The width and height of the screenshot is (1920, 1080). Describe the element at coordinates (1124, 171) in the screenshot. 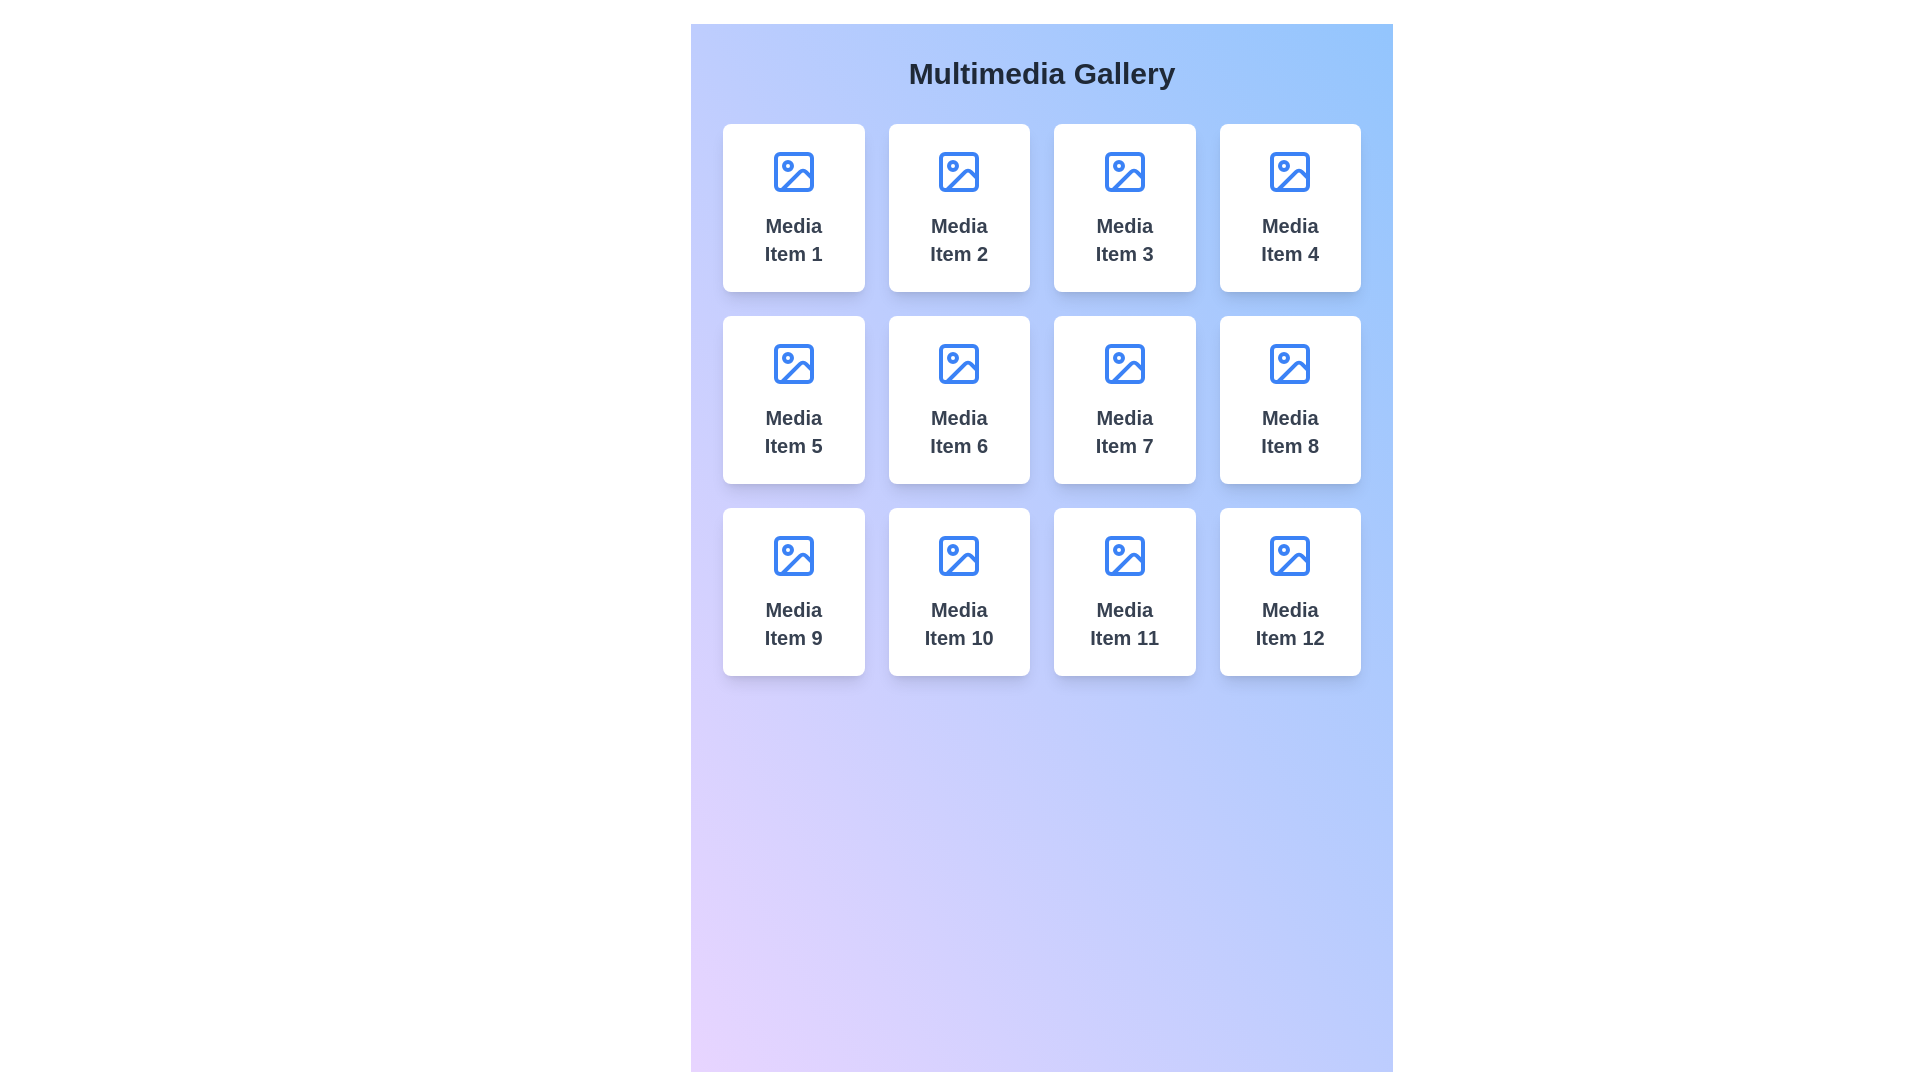

I see `the decorative SVG rectangle representing an image placeholder located` at that location.